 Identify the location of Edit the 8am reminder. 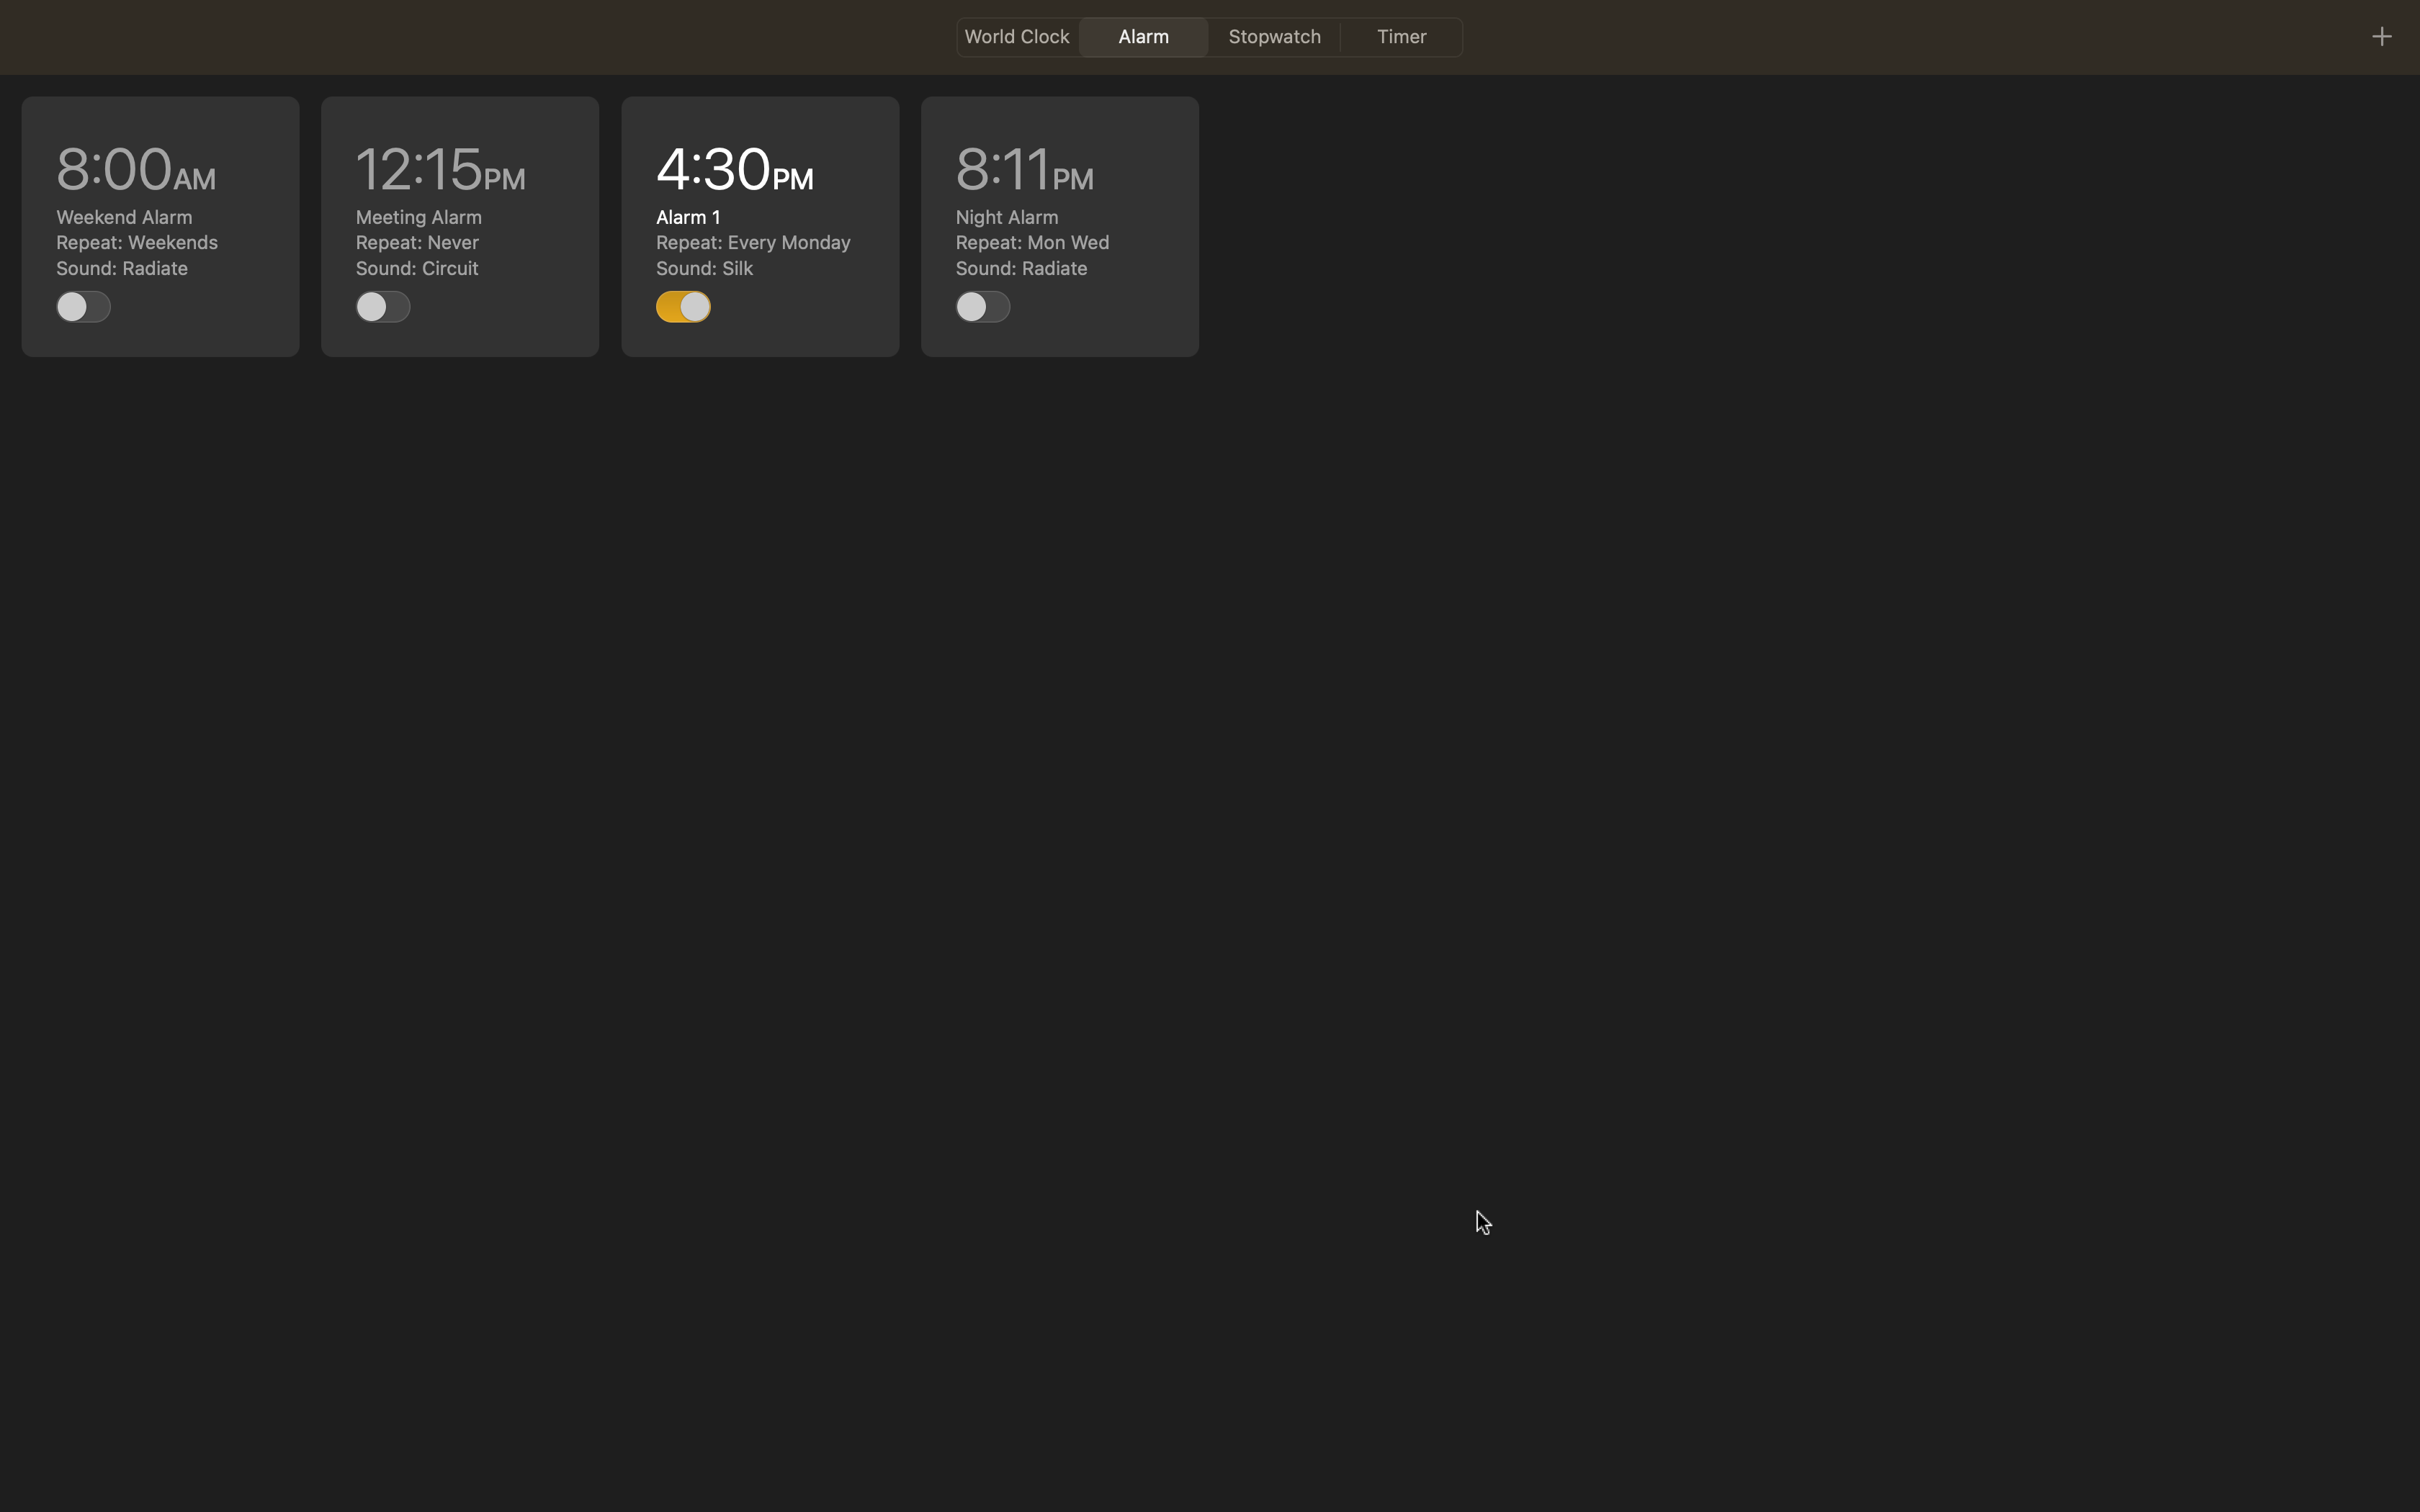
(161, 225).